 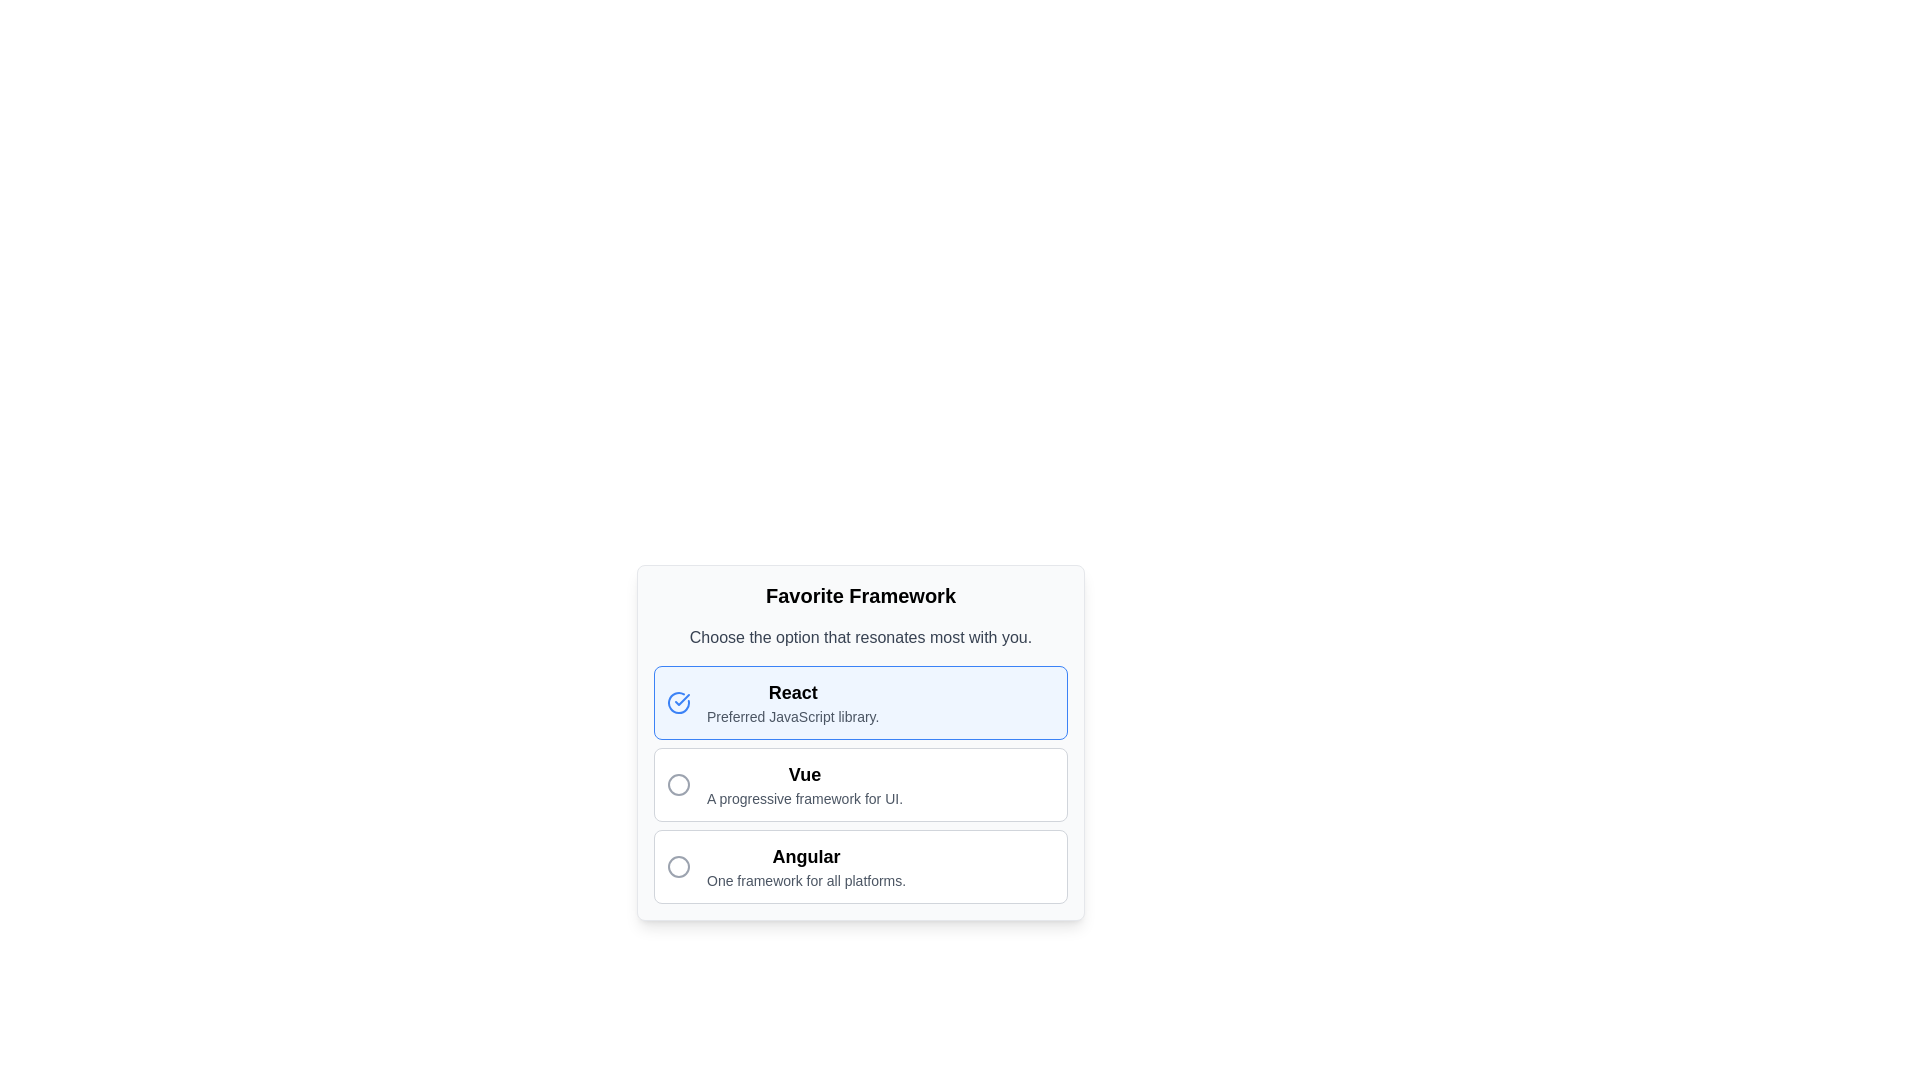 I want to click on the radio button representing the selection state for the 'Angular' option, so click(x=678, y=866).